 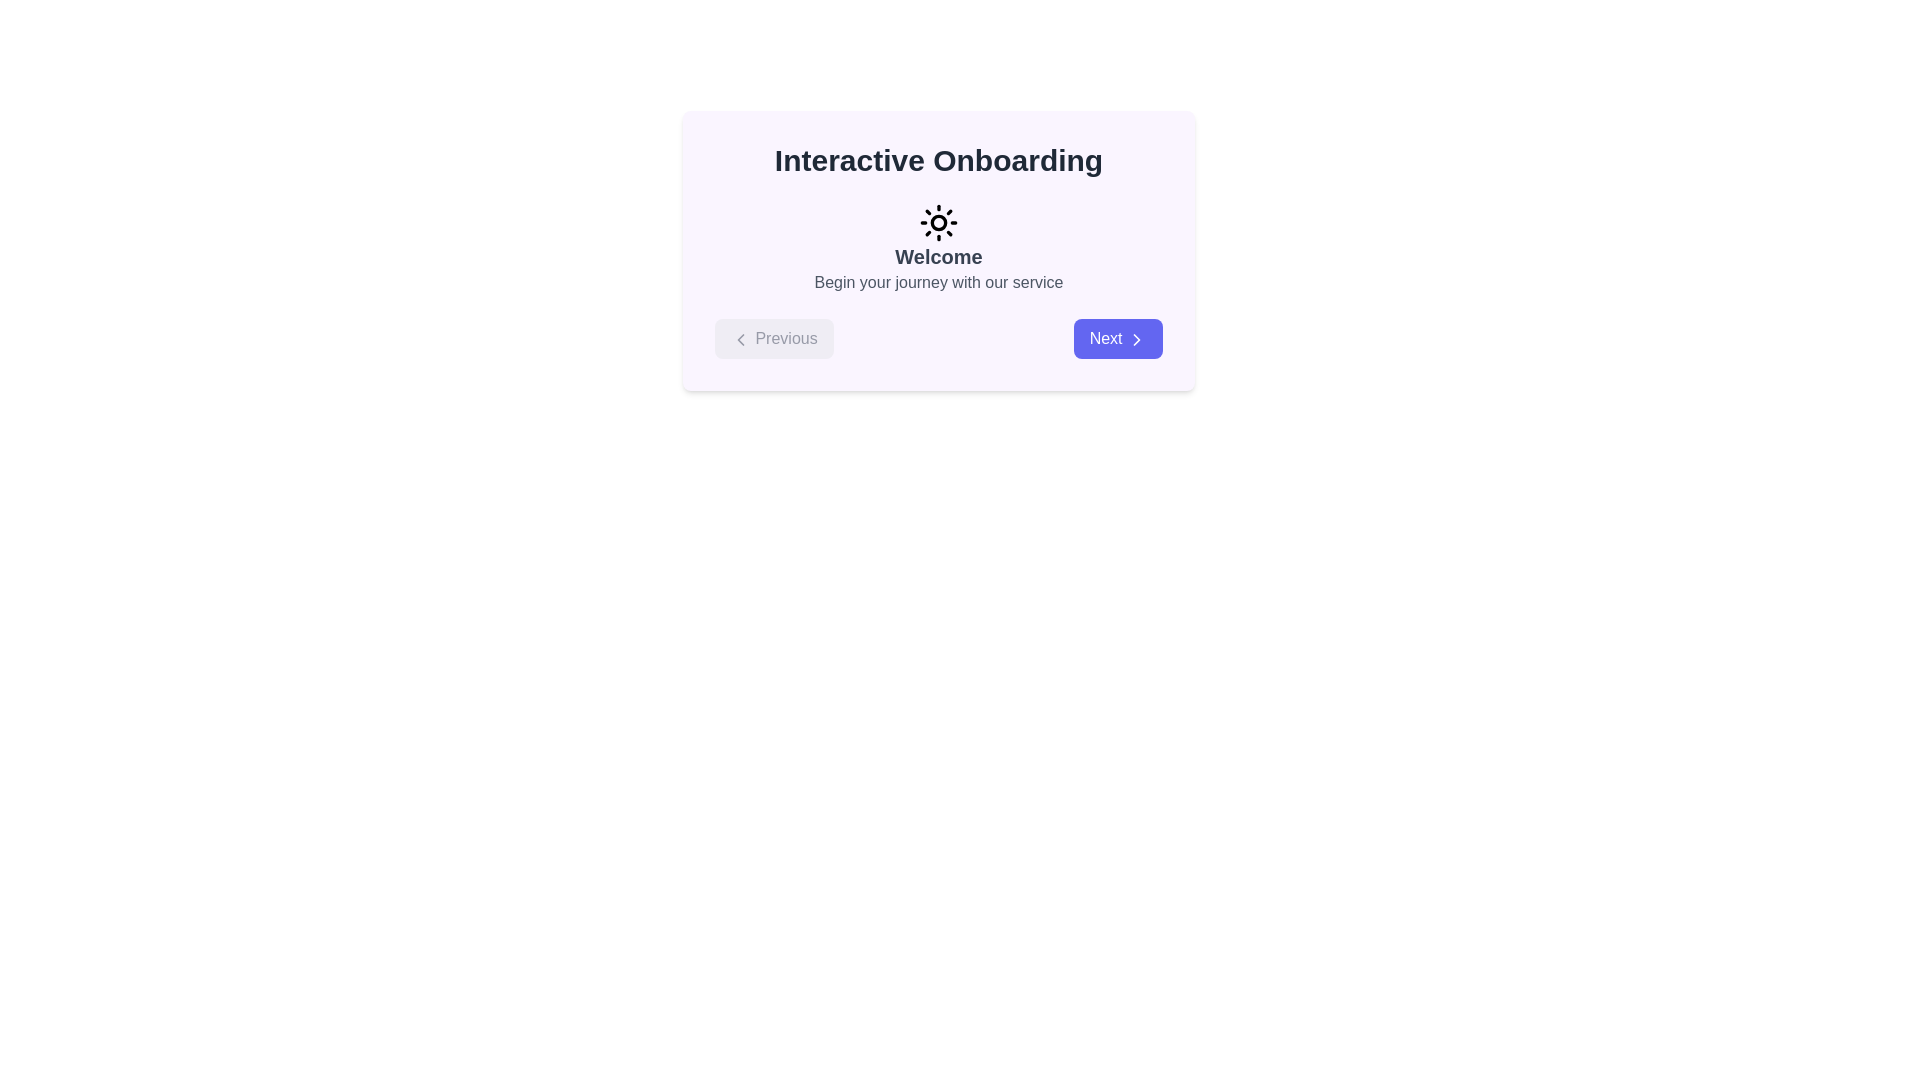 What do you see at coordinates (938, 223) in the screenshot?
I see `the circular black sun icon with sun rays, which is centrally aligned above the 'Welcome' text and below the 'Interactive Onboarding' heading` at bounding box center [938, 223].